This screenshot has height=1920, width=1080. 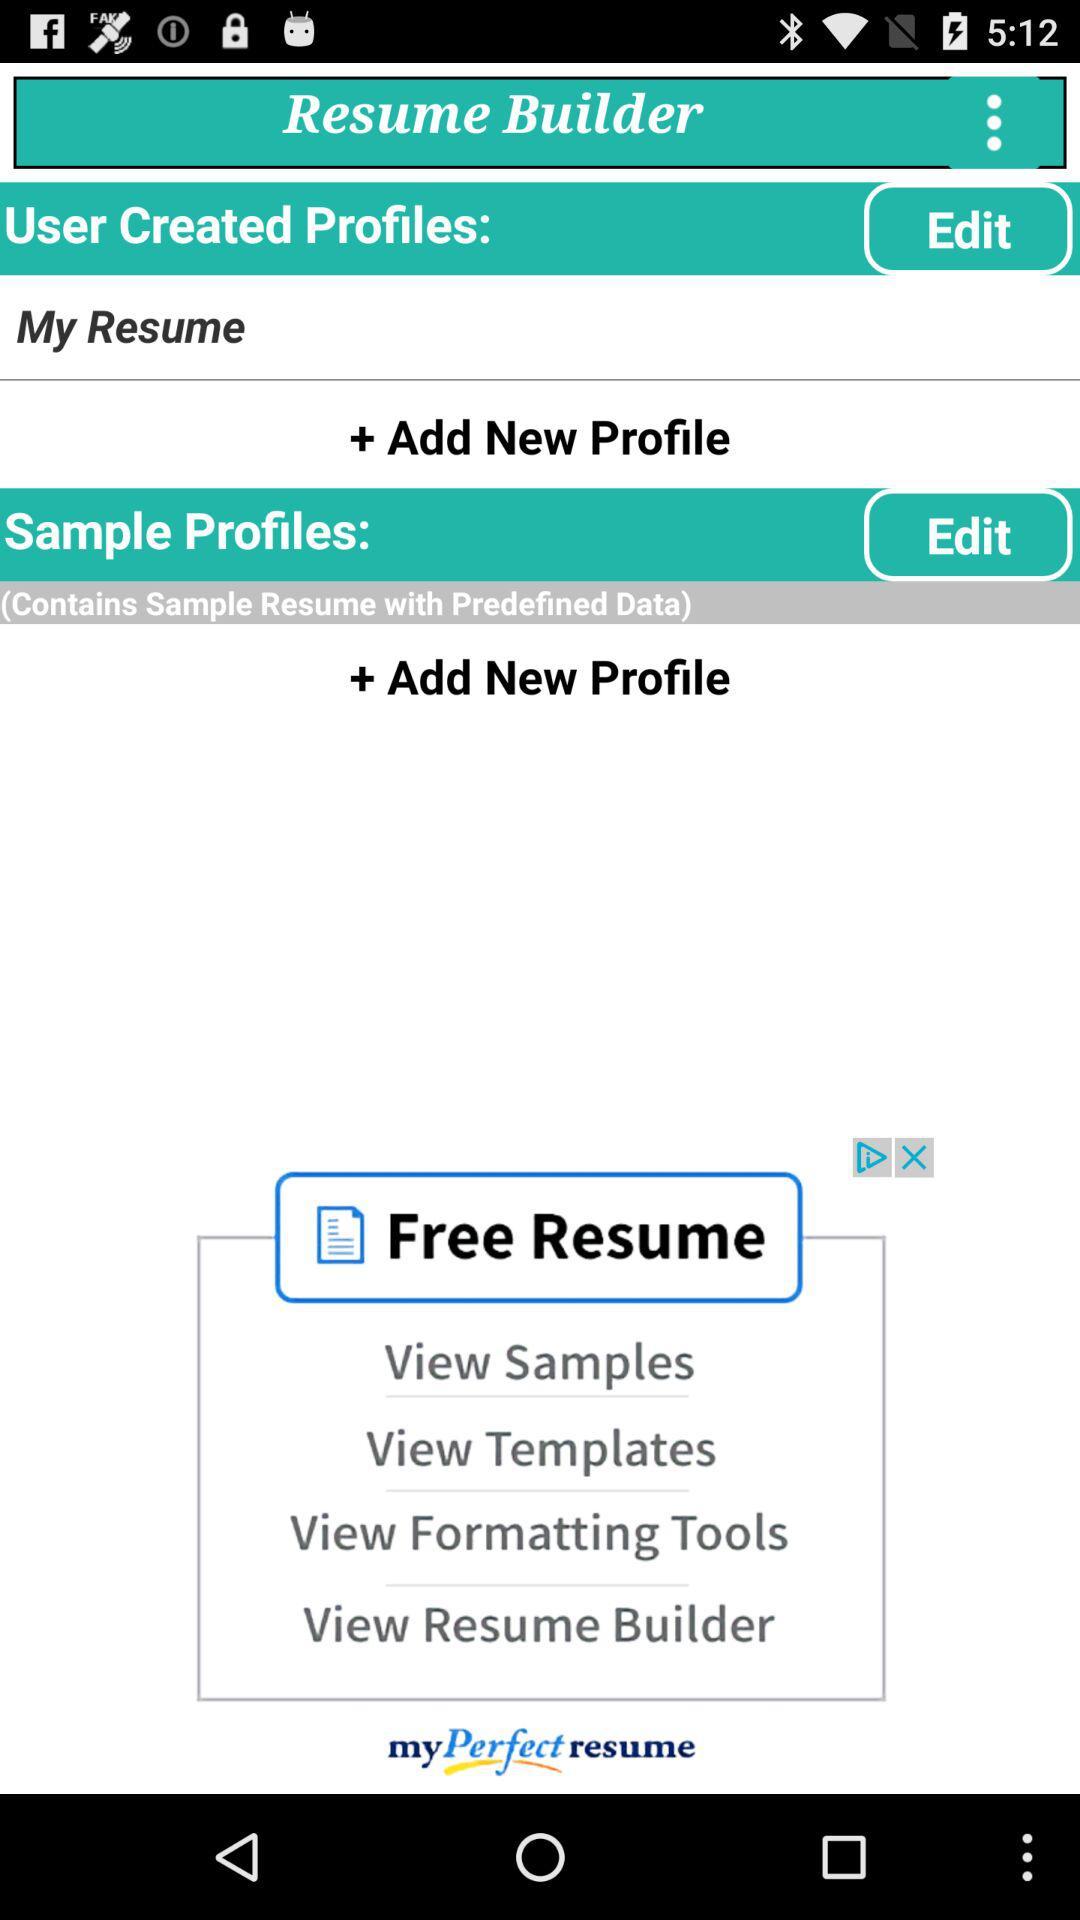 I want to click on connect to link, so click(x=540, y=1465).